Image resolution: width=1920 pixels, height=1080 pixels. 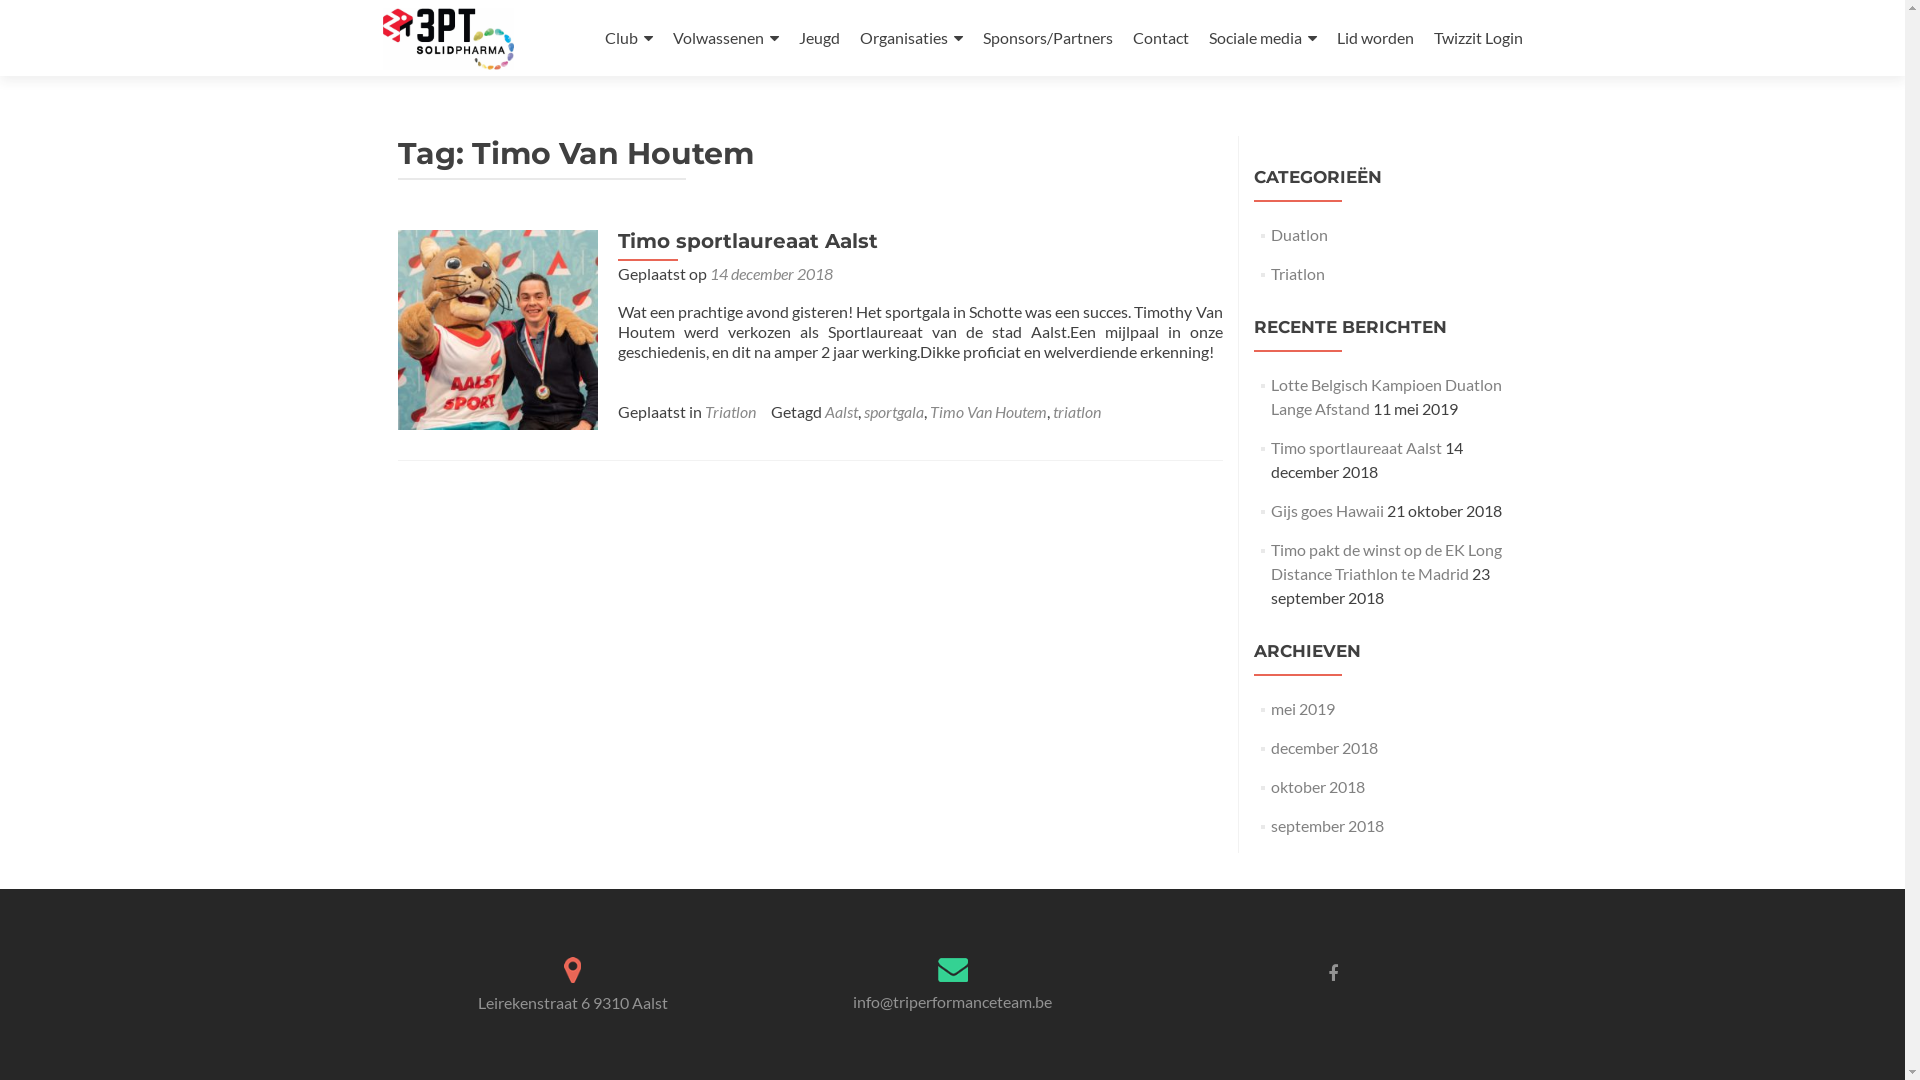 What do you see at coordinates (1373, 37) in the screenshot?
I see `'Lid worden'` at bounding box center [1373, 37].